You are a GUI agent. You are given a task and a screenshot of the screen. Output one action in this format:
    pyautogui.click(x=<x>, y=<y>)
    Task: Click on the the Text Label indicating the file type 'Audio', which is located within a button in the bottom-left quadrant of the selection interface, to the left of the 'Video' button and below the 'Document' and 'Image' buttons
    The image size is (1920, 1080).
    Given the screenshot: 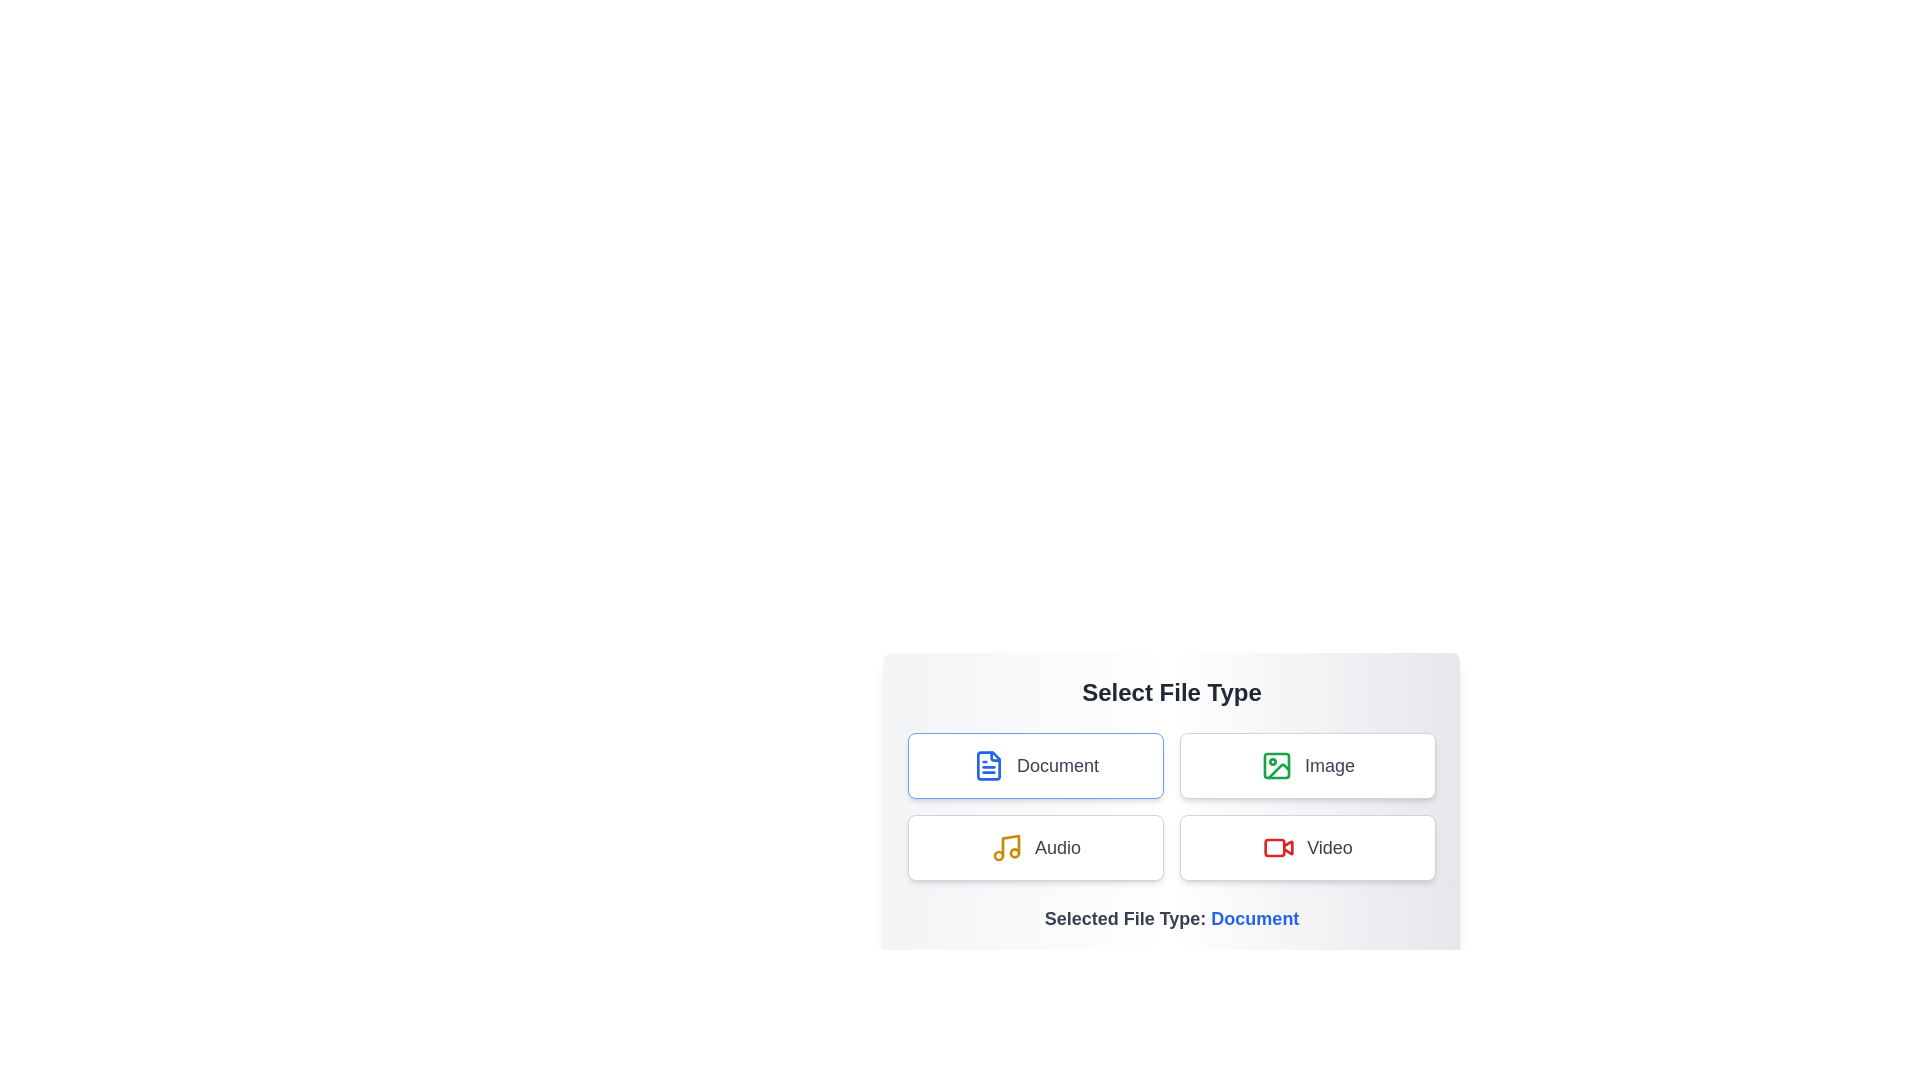 What is the action you would take?
    pyautogui.click(x=1056, y=848)
    